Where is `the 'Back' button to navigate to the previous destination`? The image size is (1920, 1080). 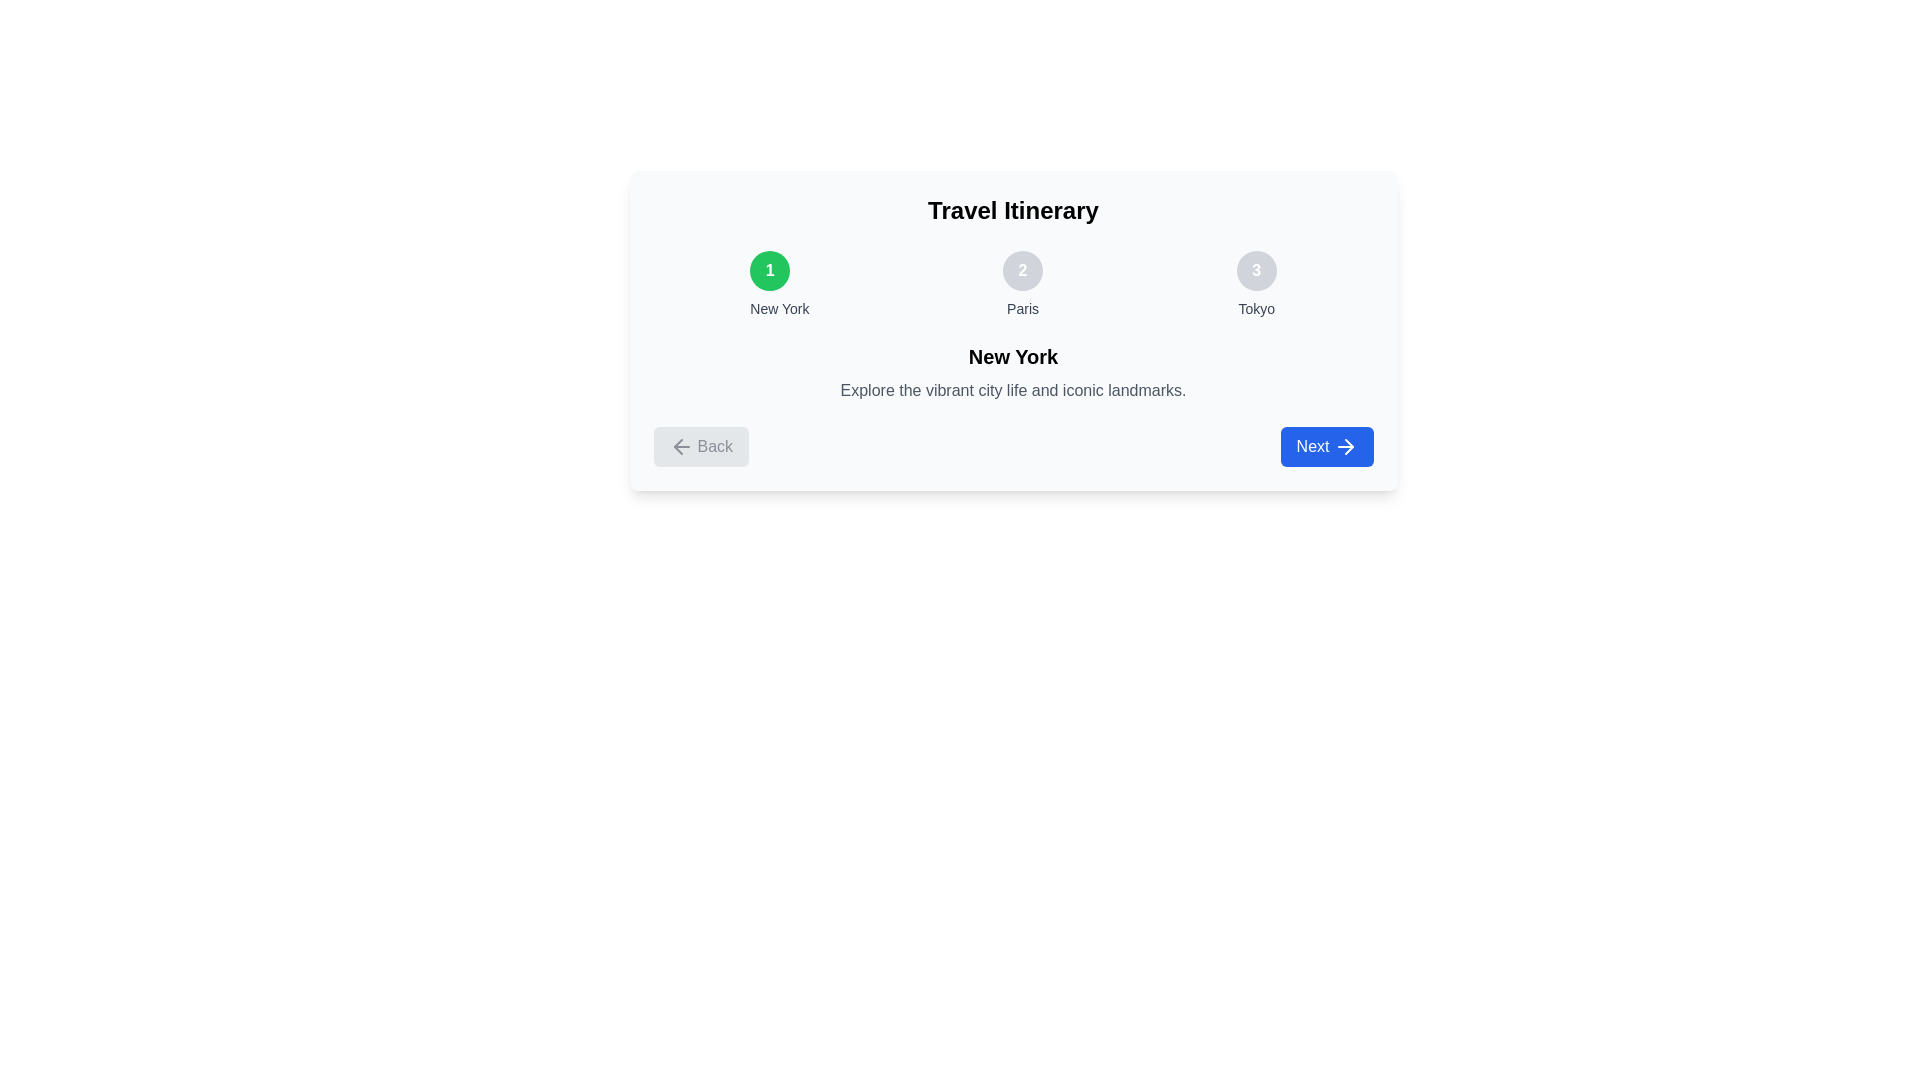
the 'Back' button to navigate to the previous destination is located at coordinates (701, 446).